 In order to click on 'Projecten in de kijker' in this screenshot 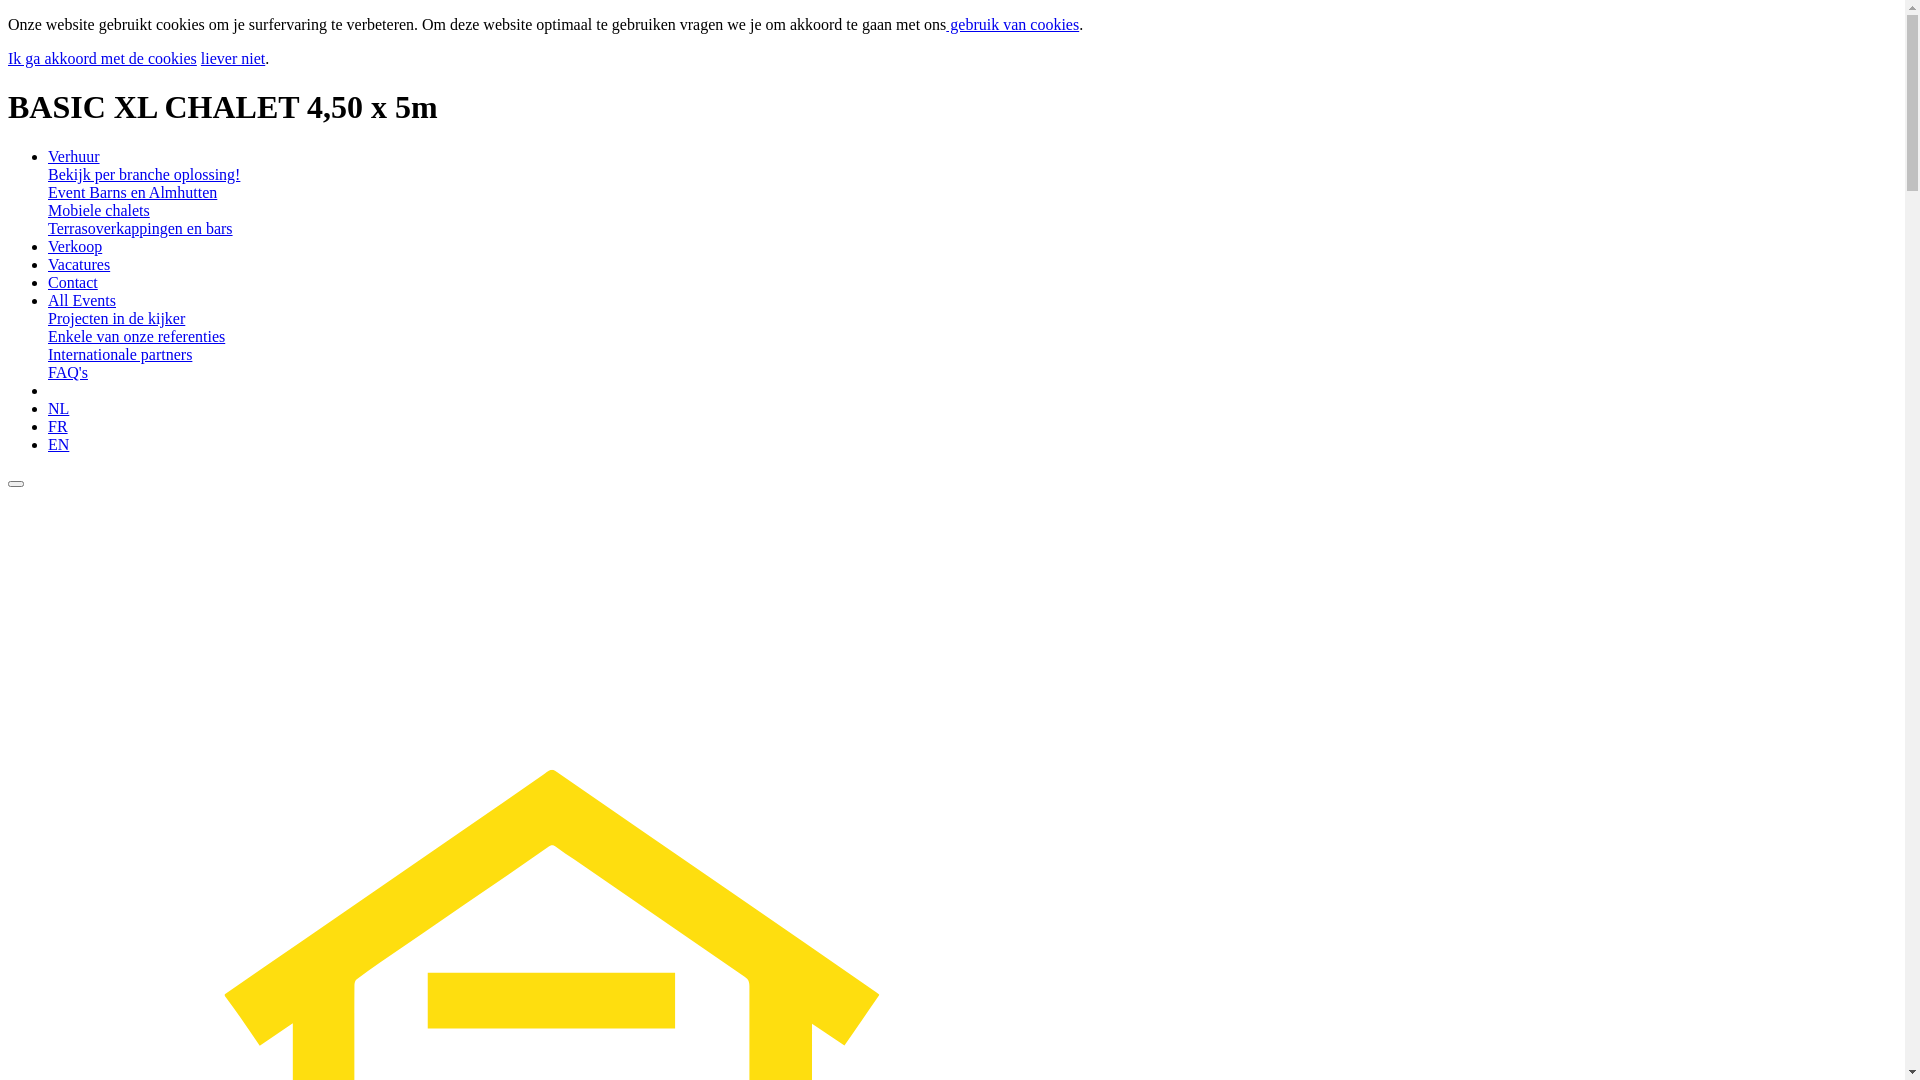, I will do `click(115, 317)`.